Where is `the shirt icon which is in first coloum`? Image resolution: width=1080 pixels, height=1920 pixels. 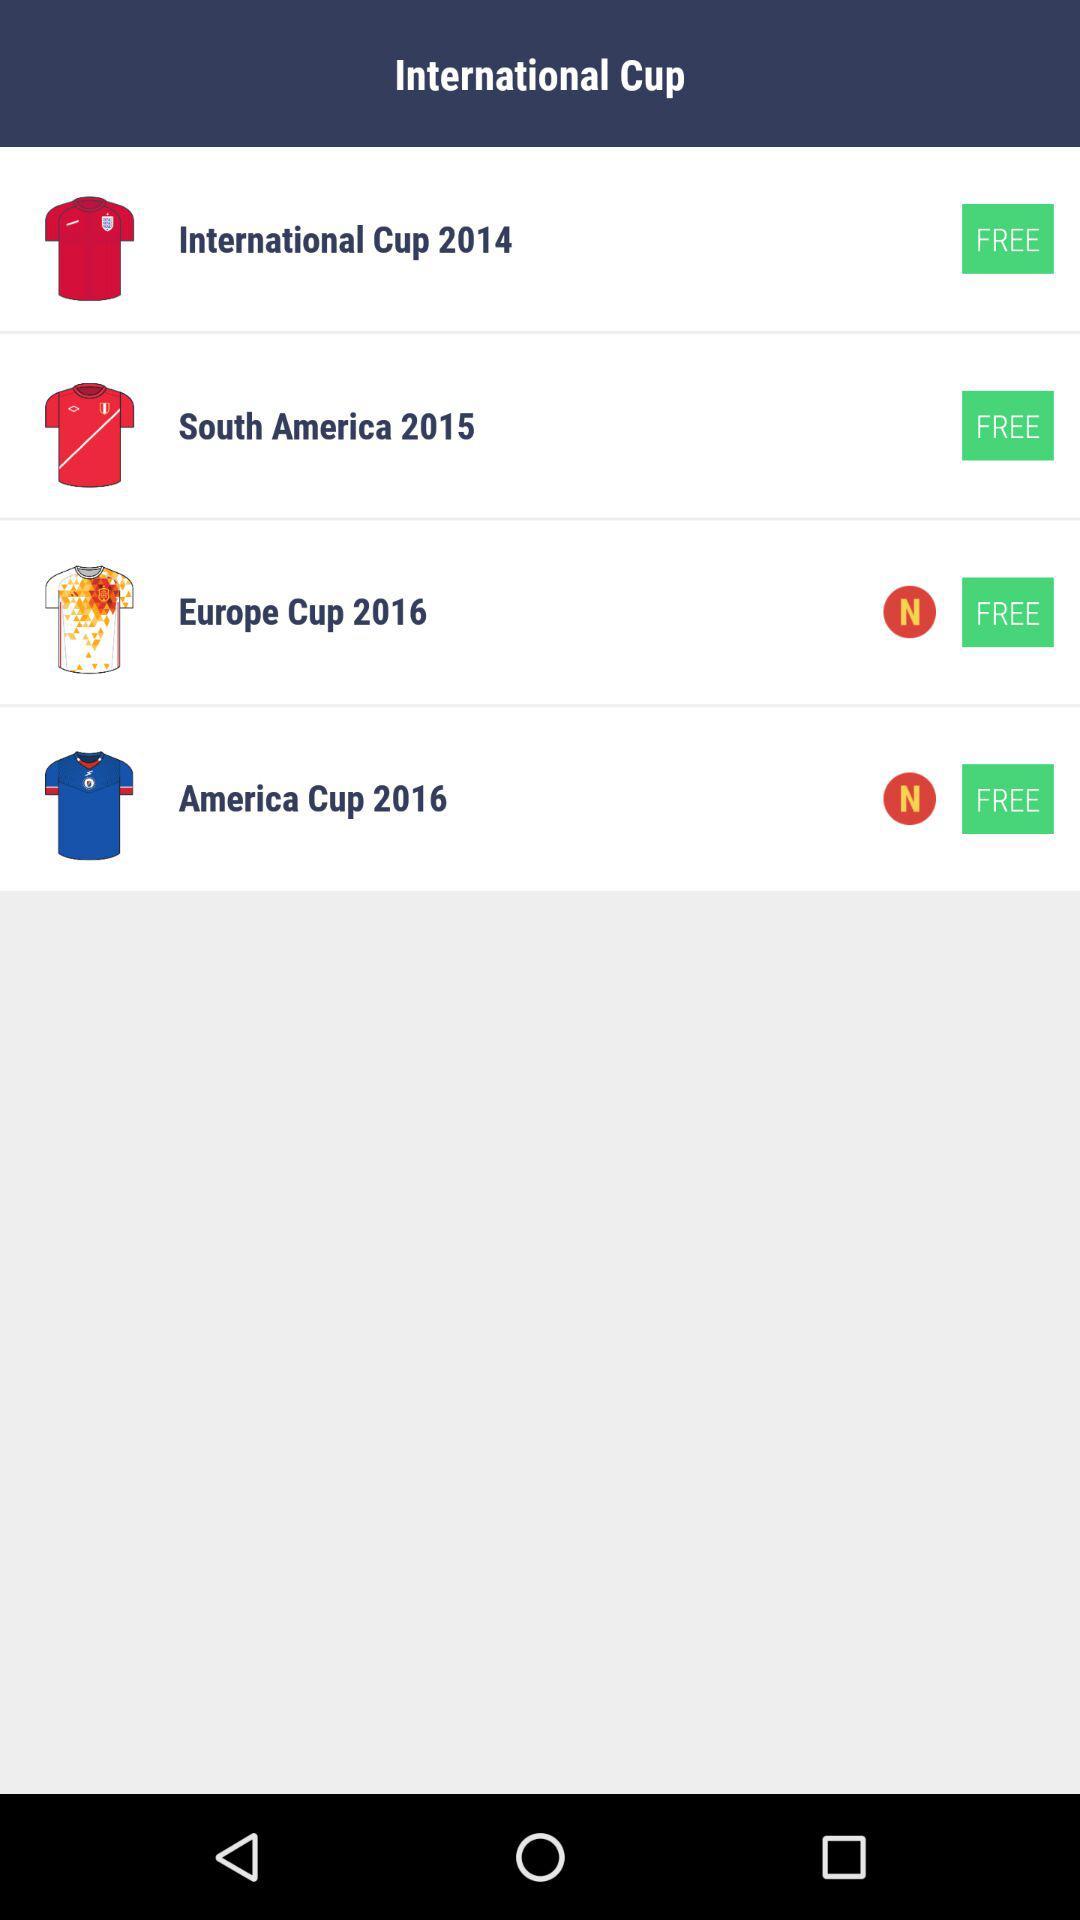
the shirt icon which is in first coloum is located at coordinates (87, 239).